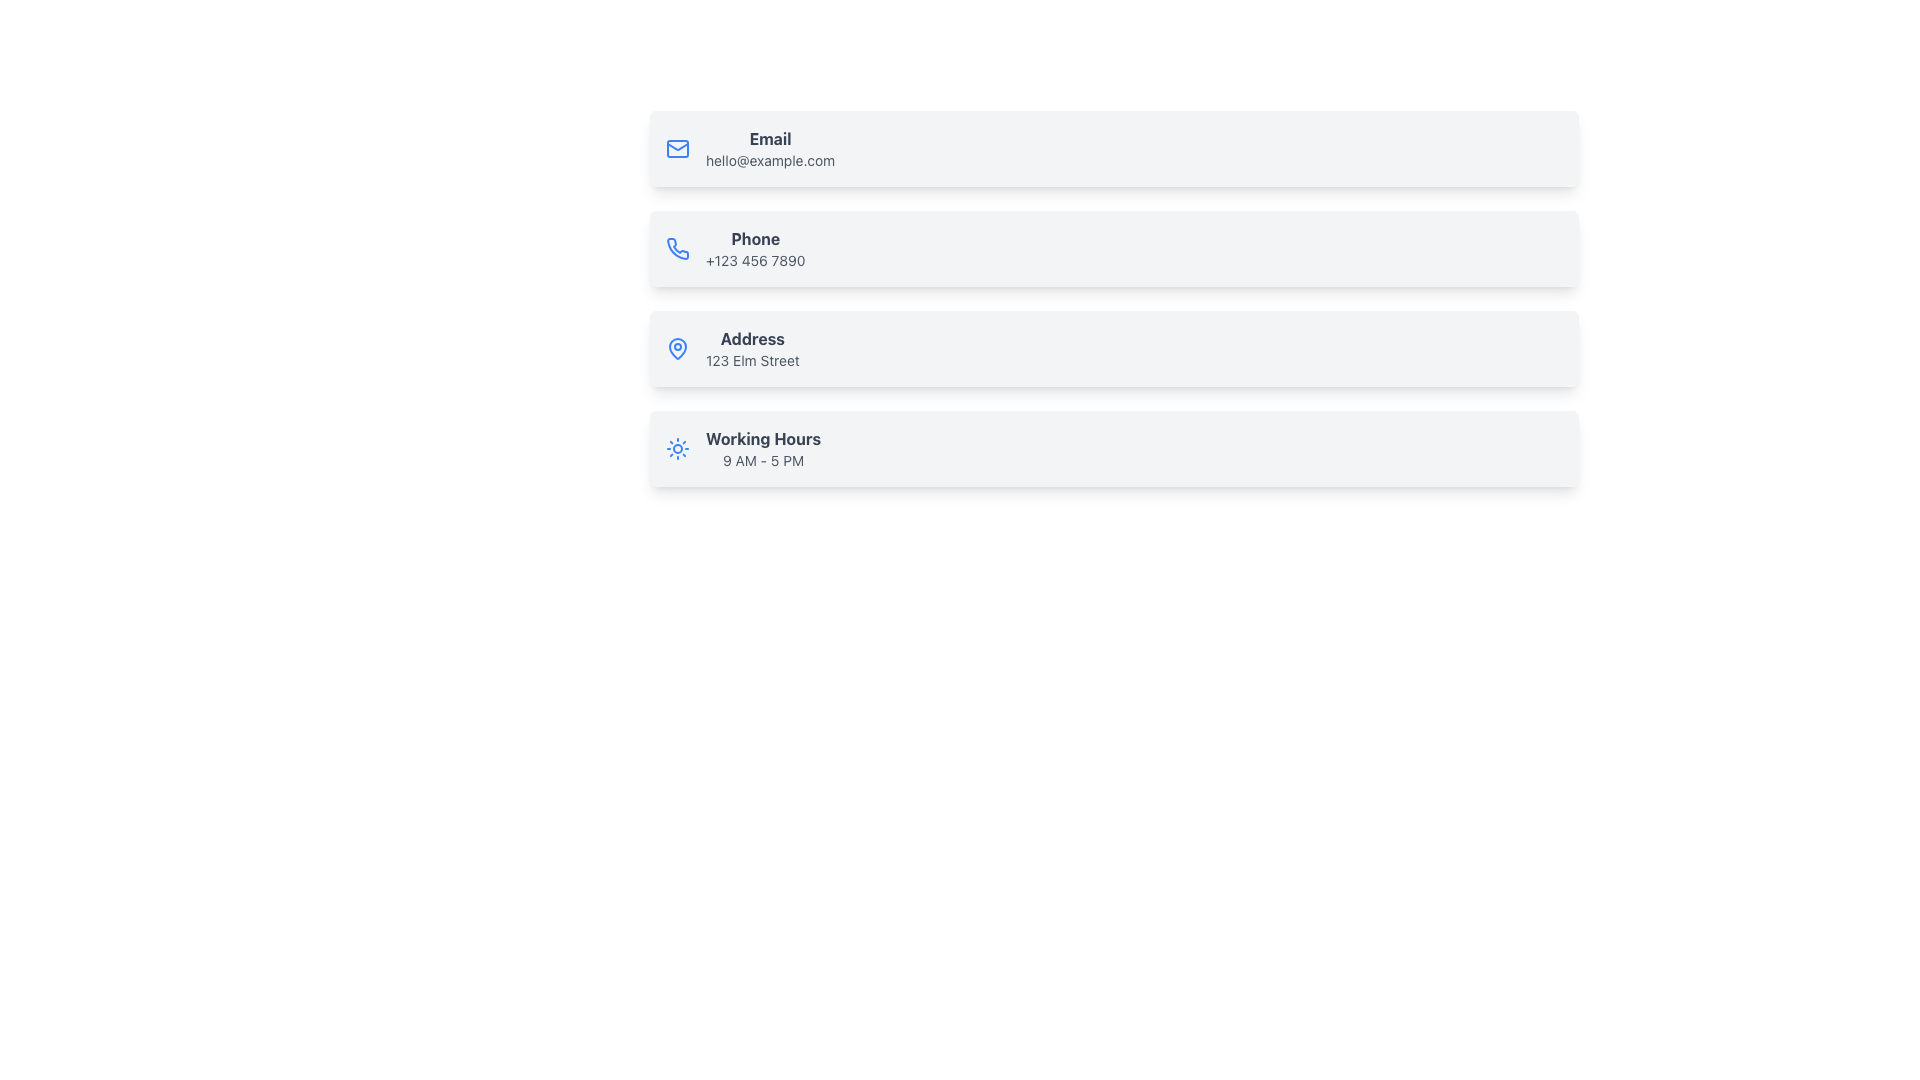 The height and width of the screenshot is (1080, 1920). What do you see at coordinates (677, 145) in the screenshot?
I see `the triangular shape within the envelope icon, which is part of the SVG representation of an email icon, centered at the specified coordinates` at bounding box center [677, 145].